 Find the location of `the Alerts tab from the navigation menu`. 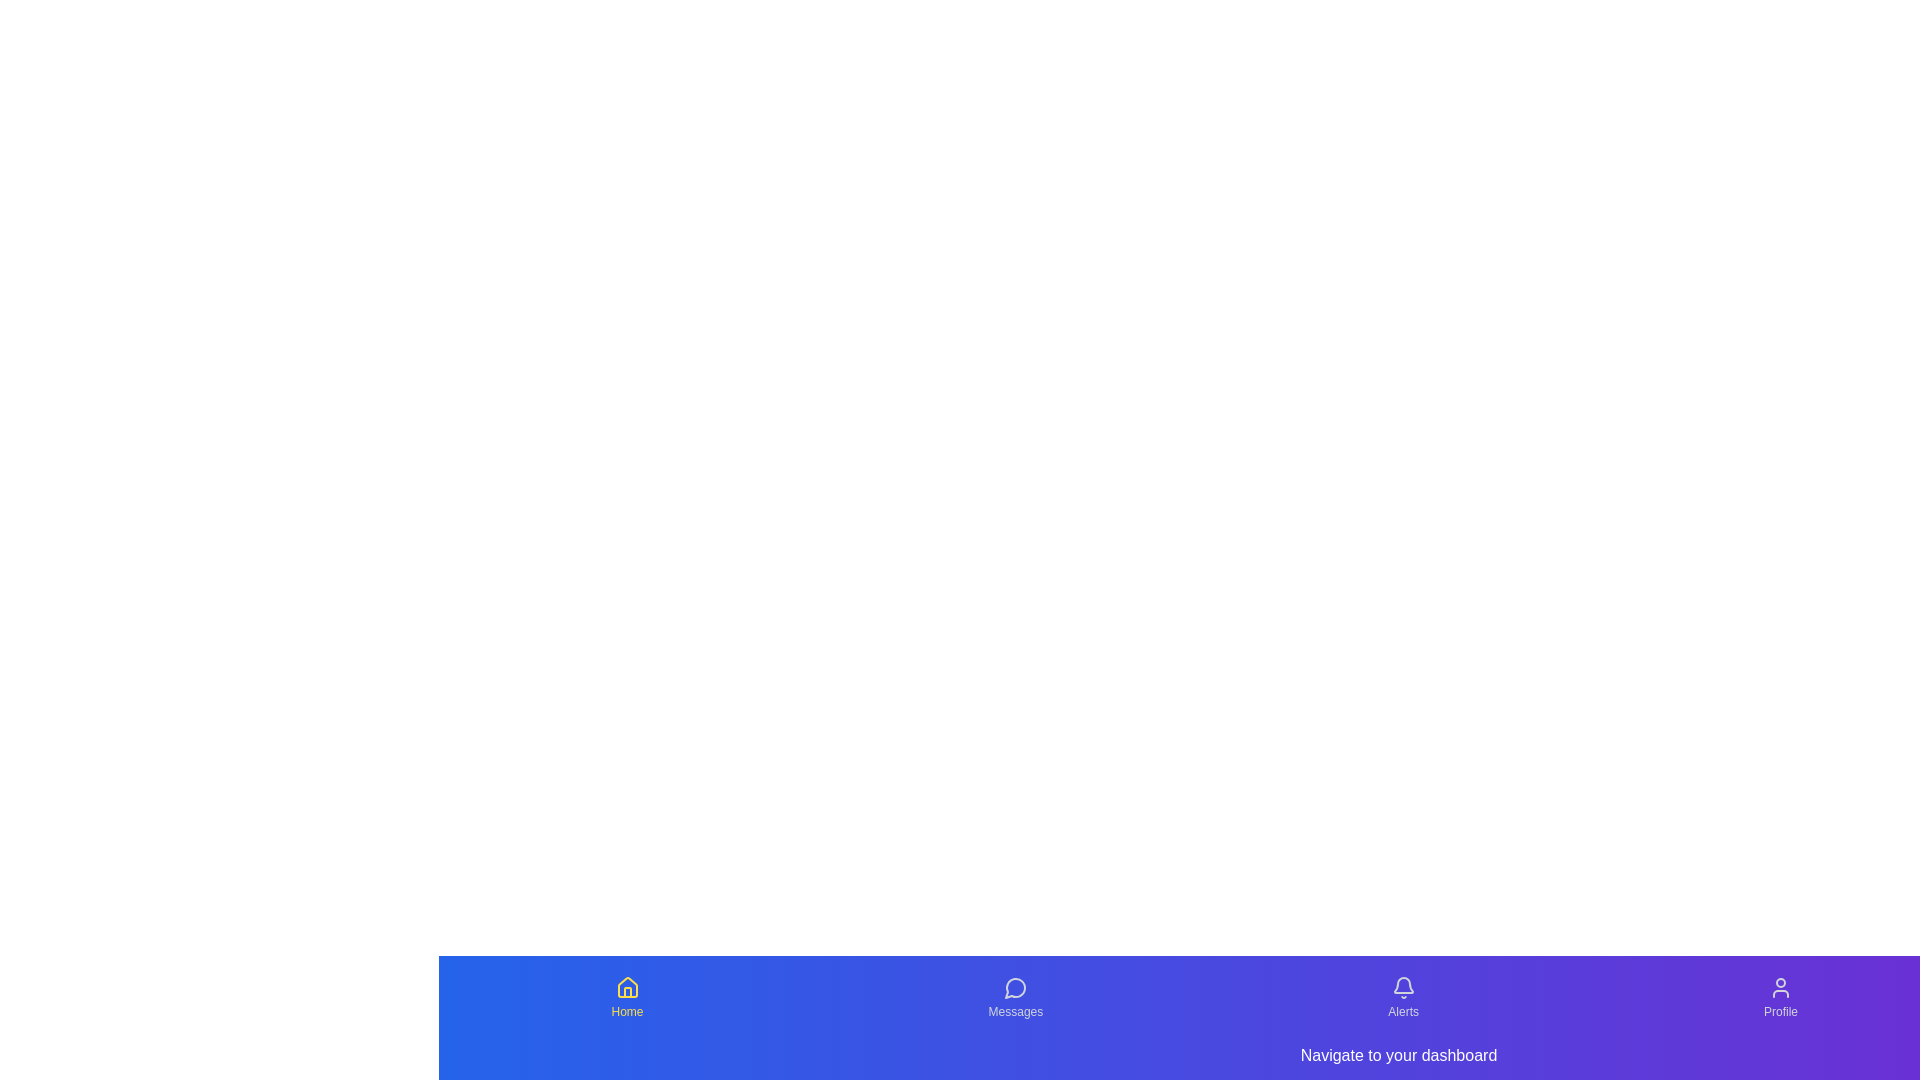

the Alerts tab from the navigation menu is located at coordinates (1402, 998).